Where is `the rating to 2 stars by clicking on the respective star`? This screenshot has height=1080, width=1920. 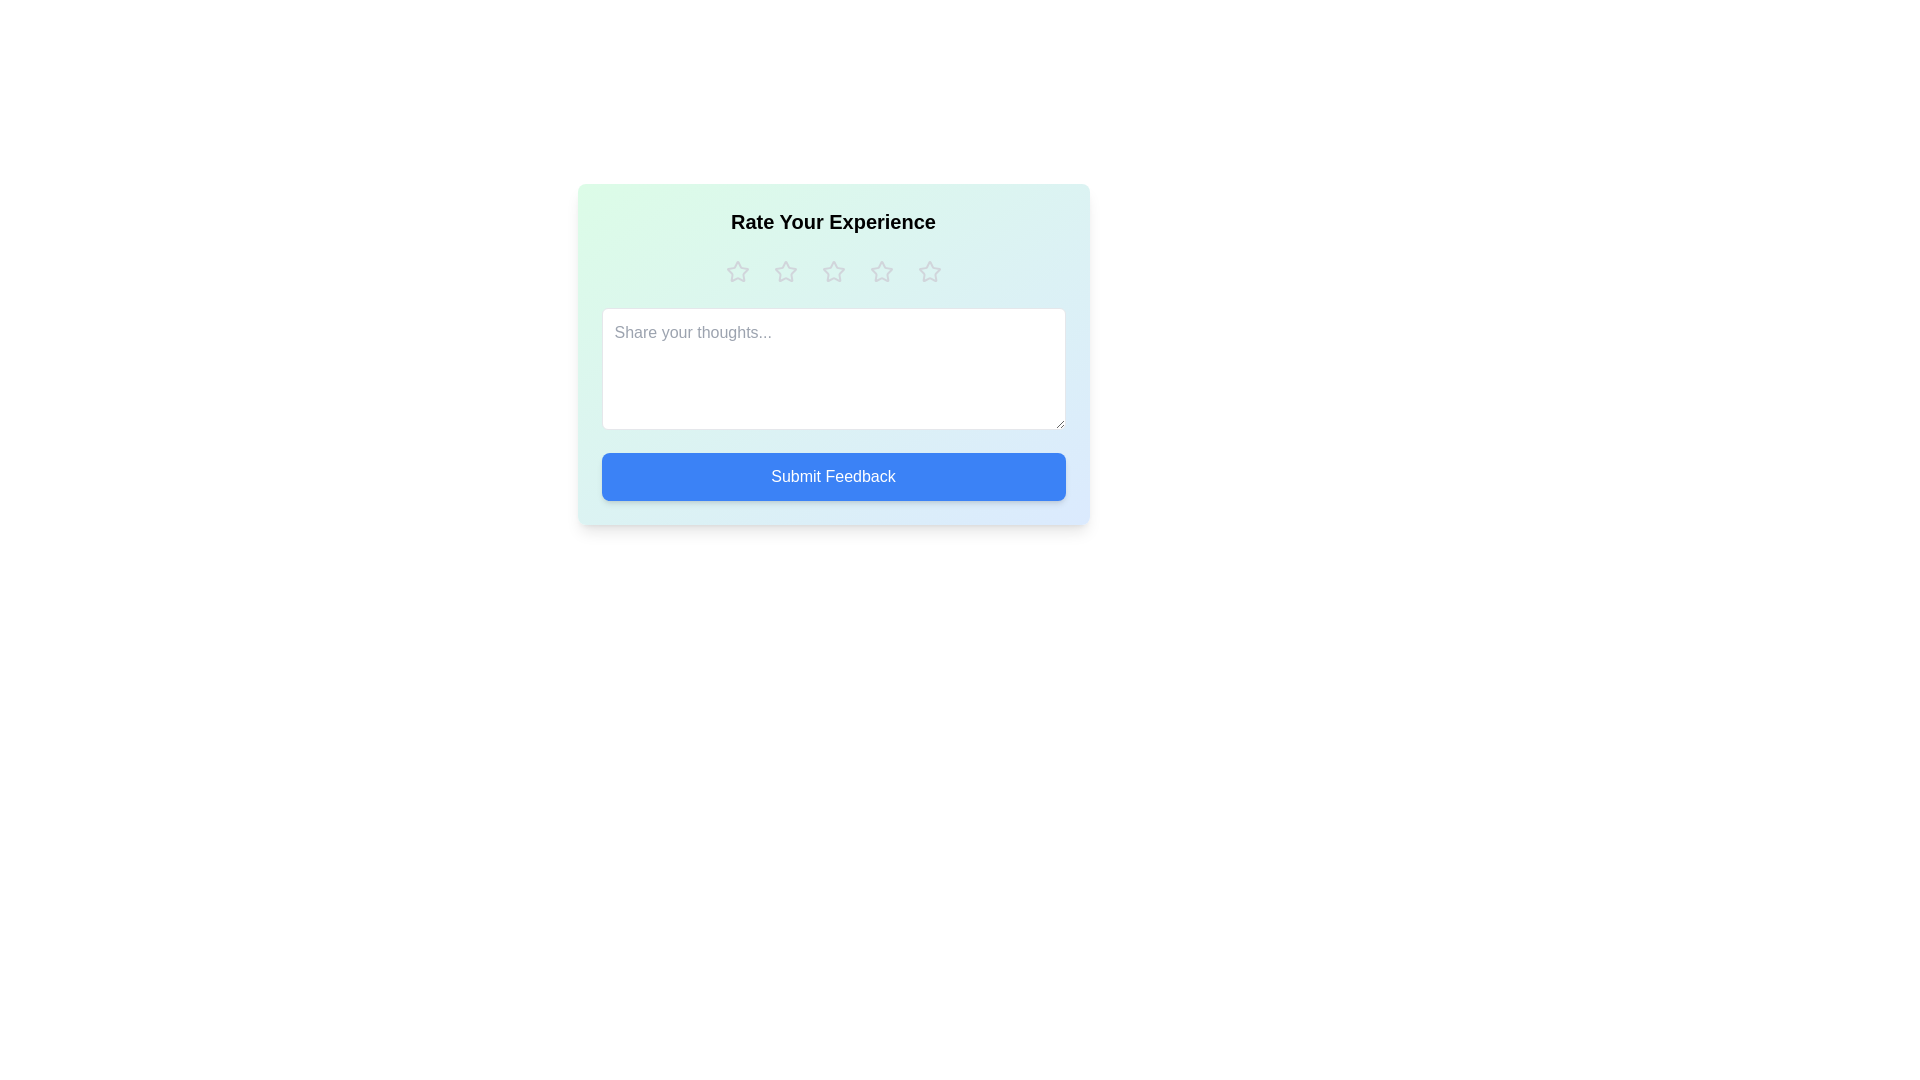
the rating to 2 stars by clicking on the respective star is located at coordinates (784, 272).